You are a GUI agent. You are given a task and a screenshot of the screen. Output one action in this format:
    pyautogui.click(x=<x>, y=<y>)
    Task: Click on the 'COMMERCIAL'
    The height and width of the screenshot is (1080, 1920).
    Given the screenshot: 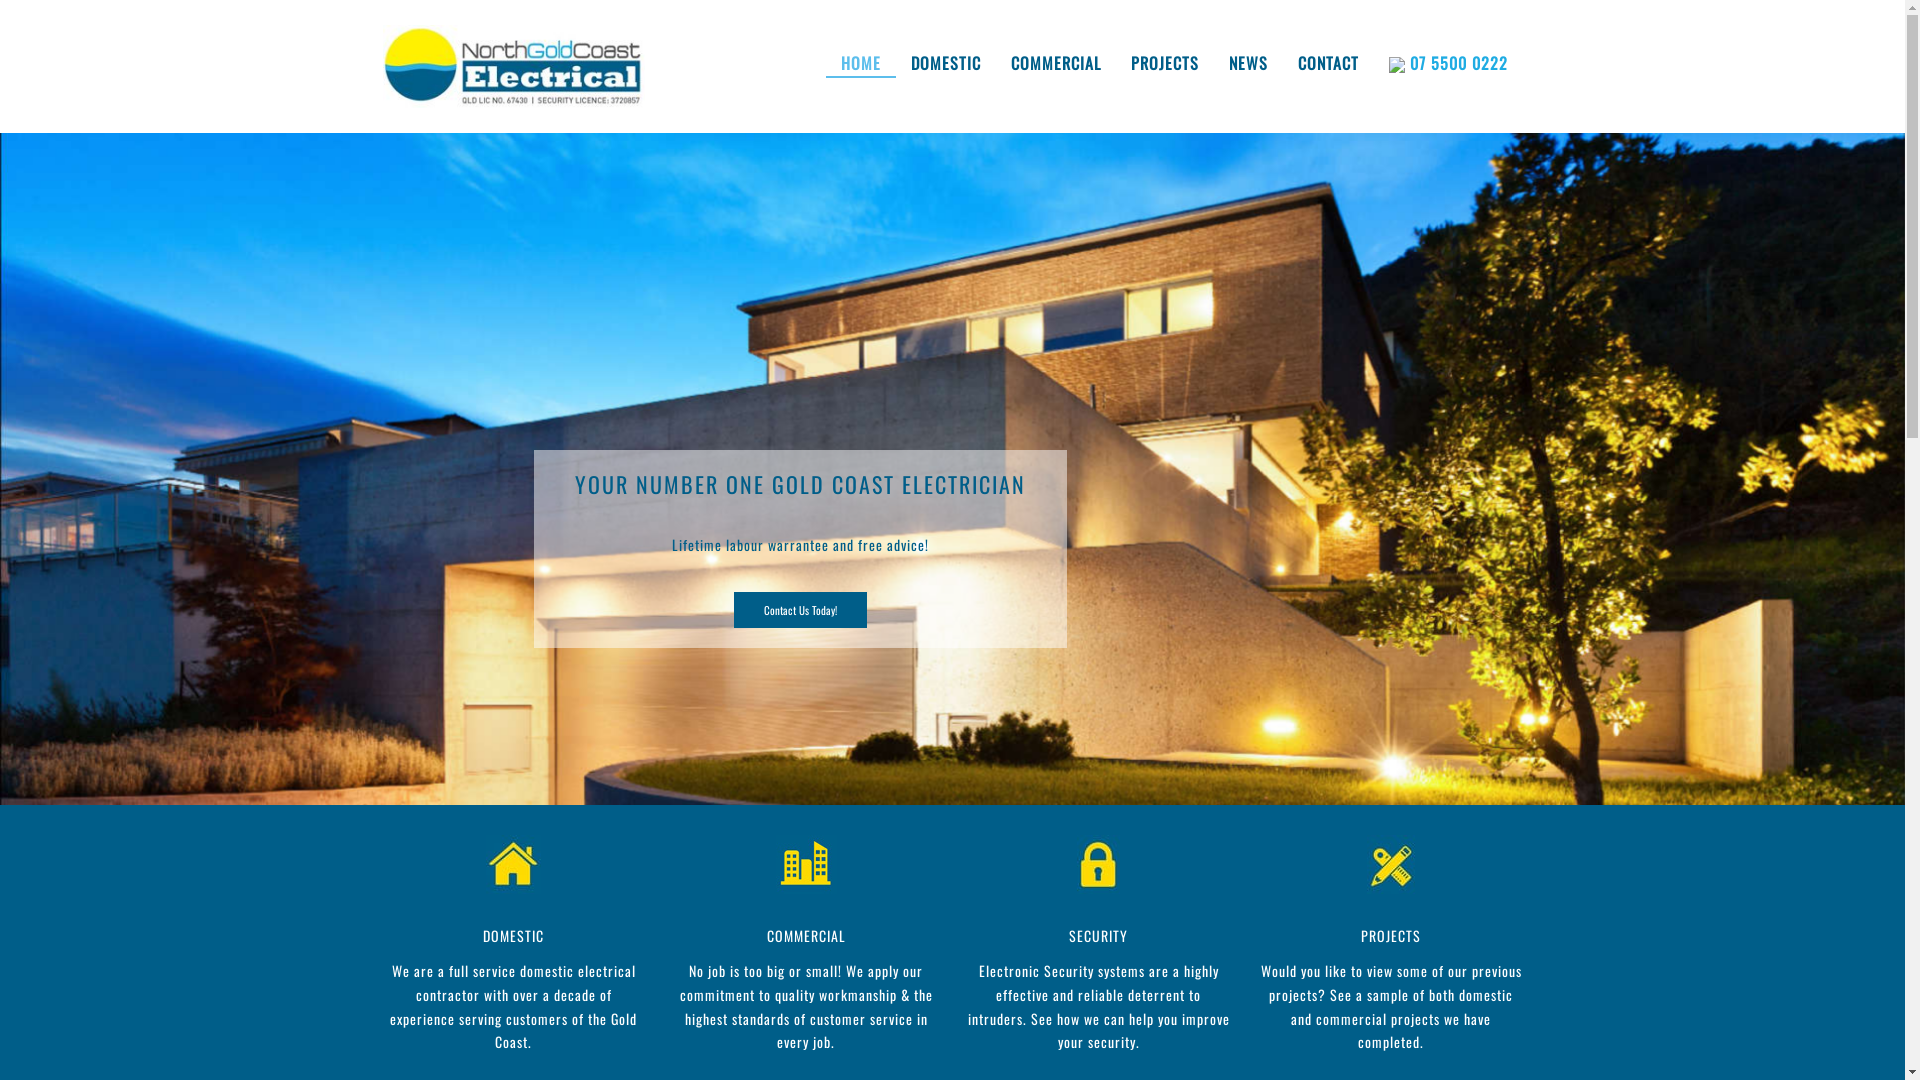 What is the action you would take?
    pyautogui.click(x=996, y=61)
    